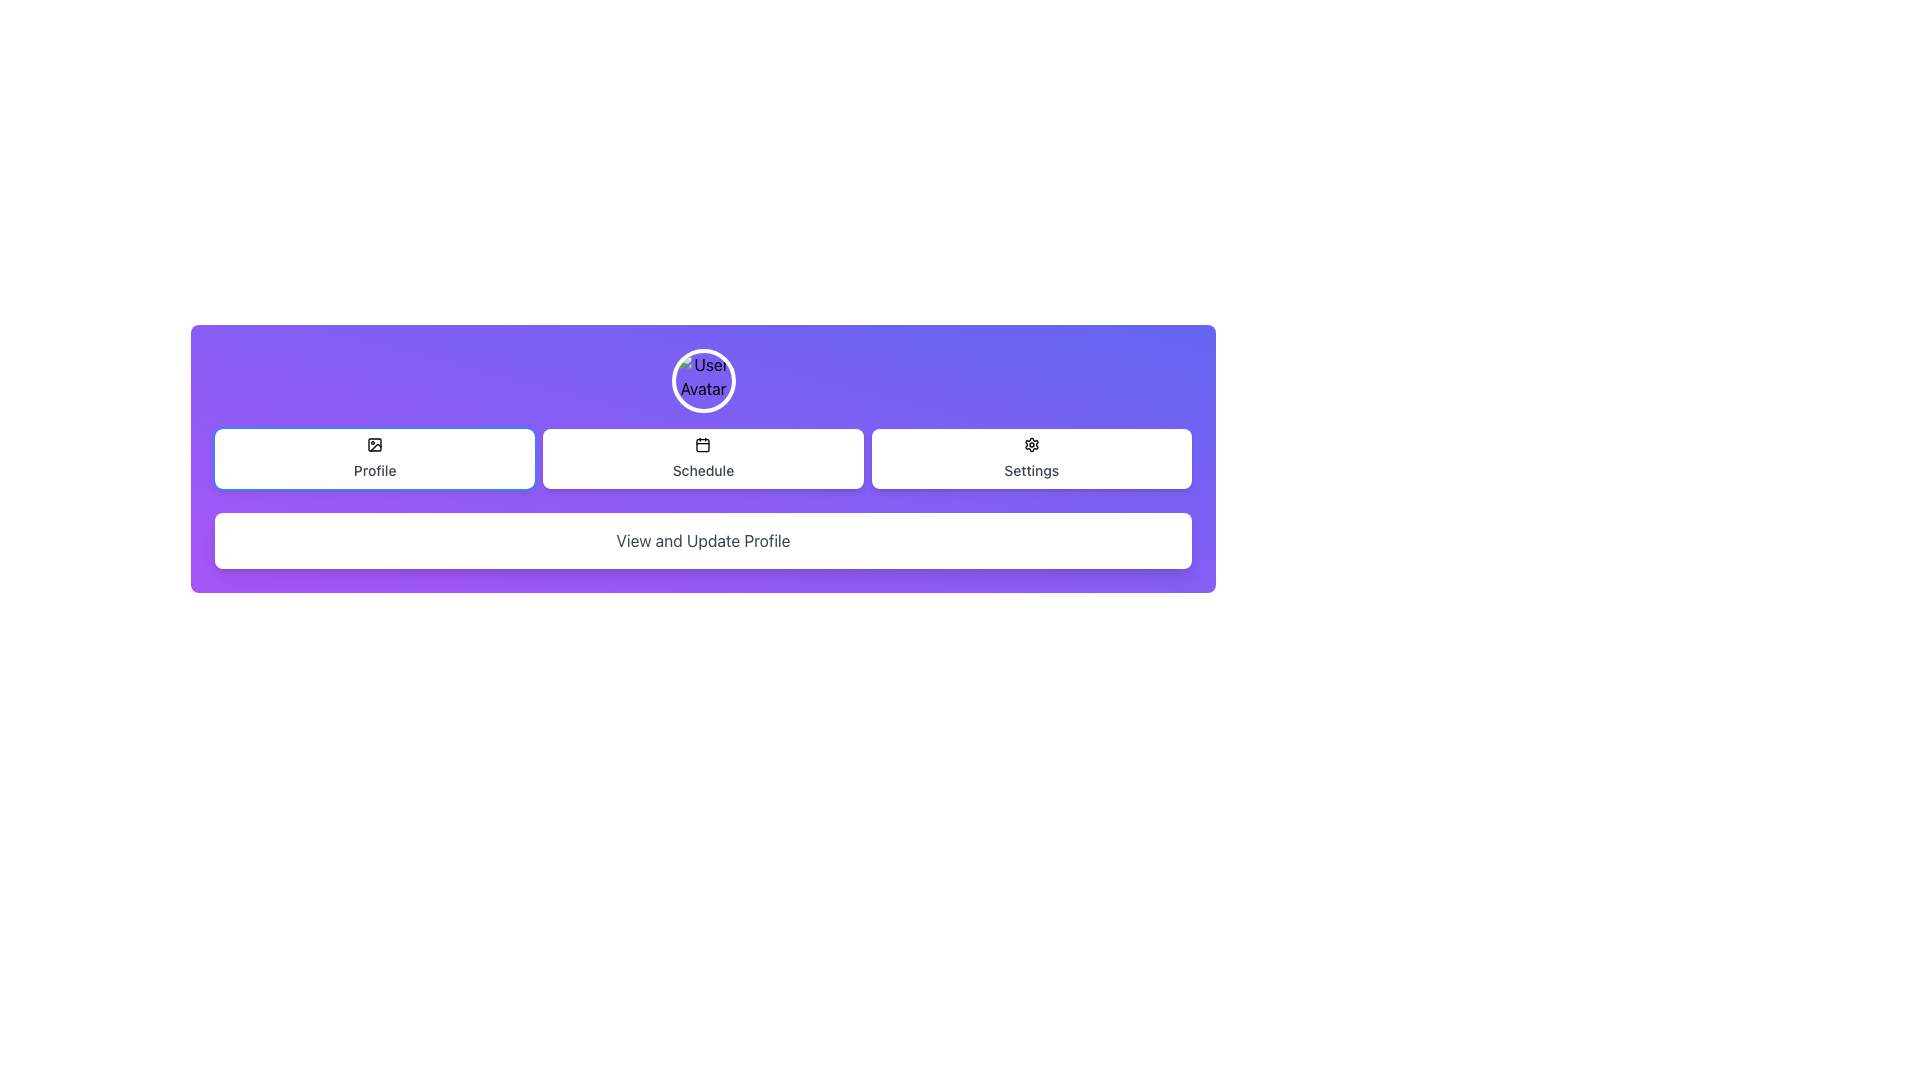  Describe the element at coordinates (703, 459) in the screenshot. I see `the 'Schedule' button located in the middle section beneath the user avatar, positioned between 'Profile' on the left and 'Settings' on the right` at that location.